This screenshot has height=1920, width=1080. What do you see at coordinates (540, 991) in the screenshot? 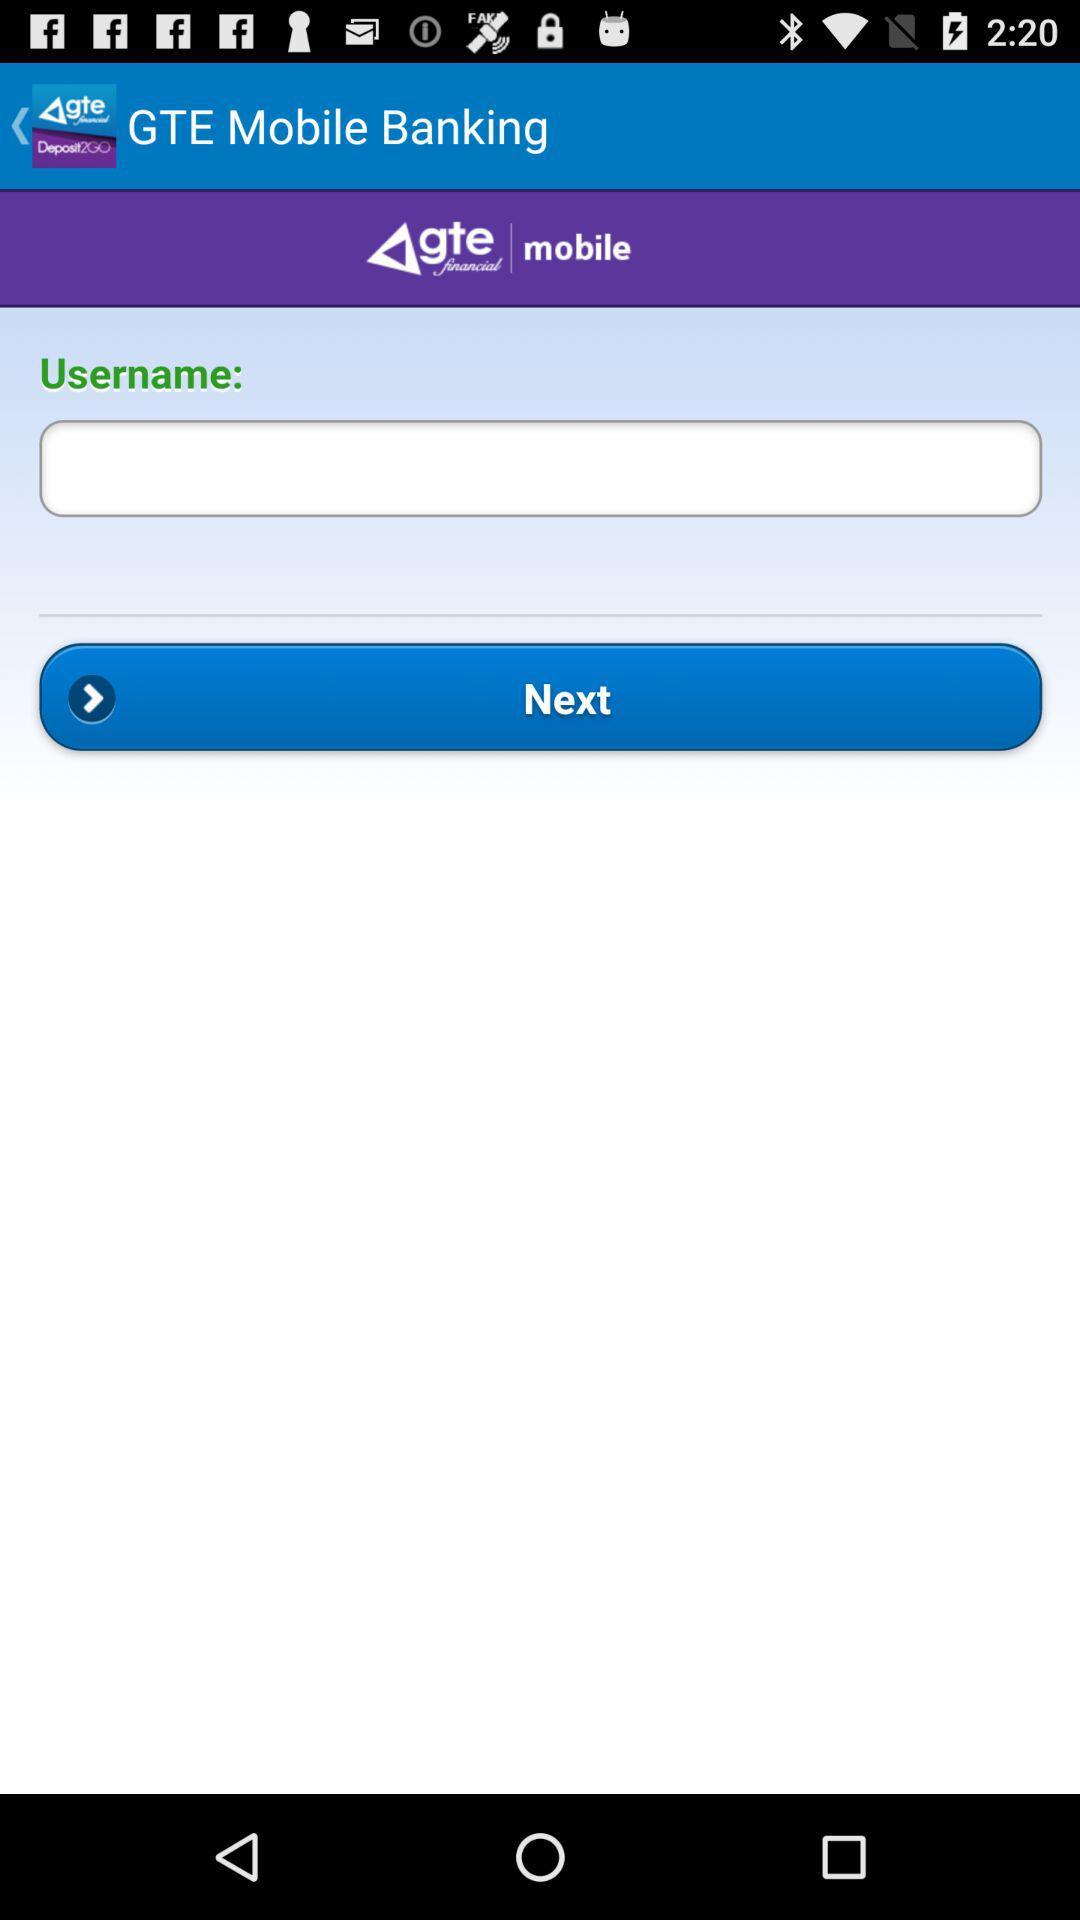
I see `mobile banking insert username go to the next page` at bounding box center [540, 991].